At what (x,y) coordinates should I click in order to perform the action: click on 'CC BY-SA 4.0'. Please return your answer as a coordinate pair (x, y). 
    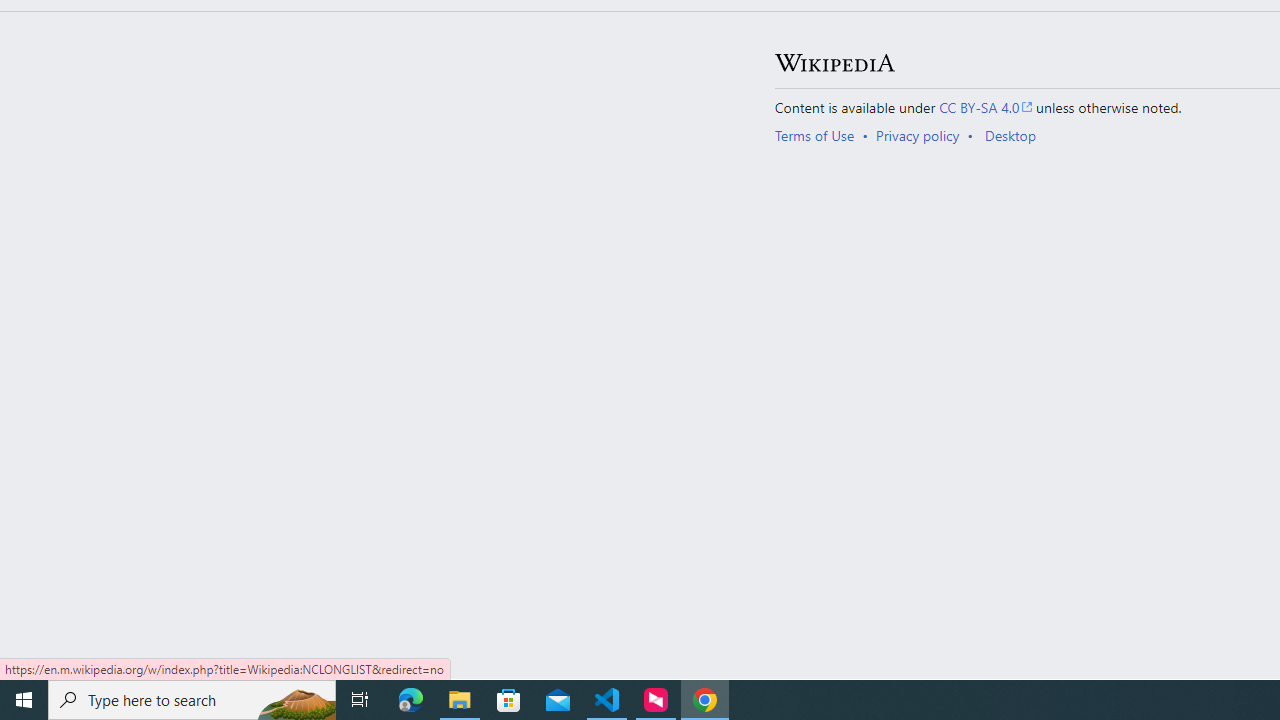
    Looking at the image, I should click on (986, 106).